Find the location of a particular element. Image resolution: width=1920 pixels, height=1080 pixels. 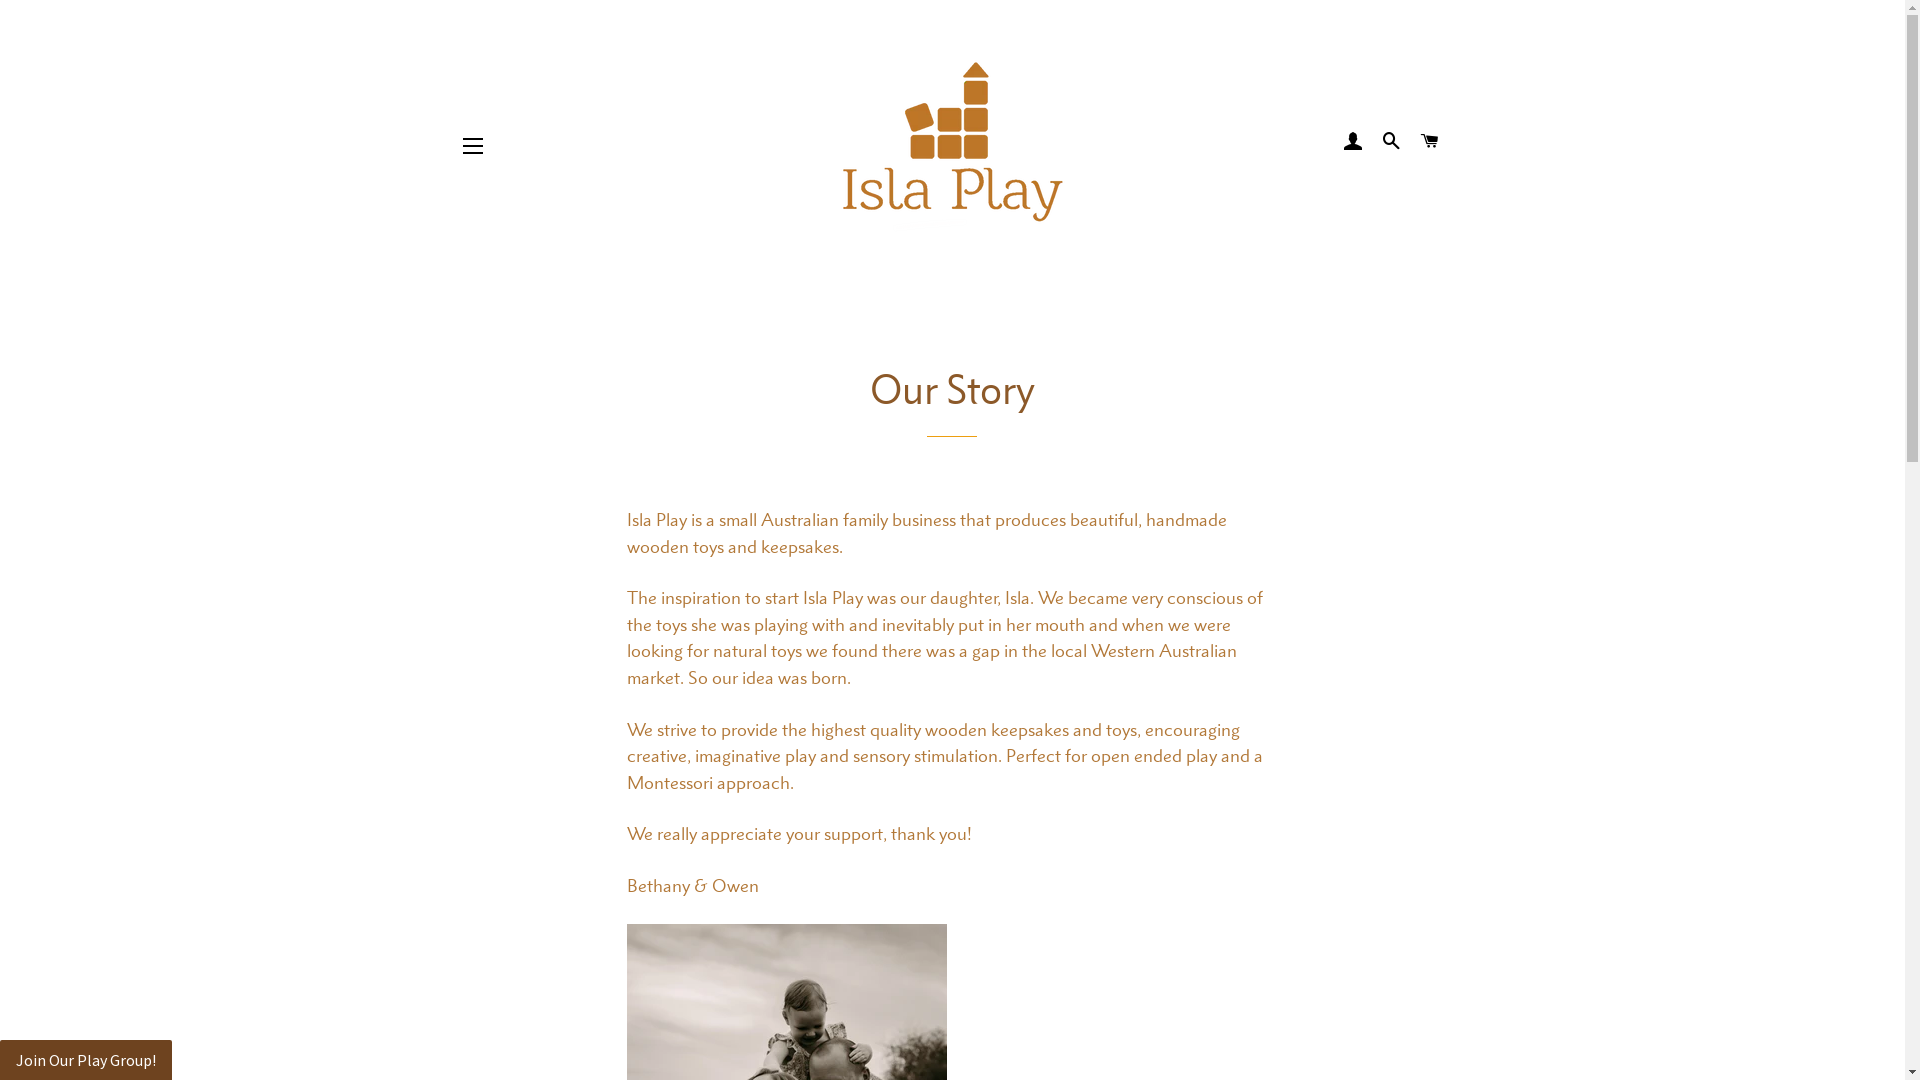

'SEARCH' is located at coordinates (1391, 140).